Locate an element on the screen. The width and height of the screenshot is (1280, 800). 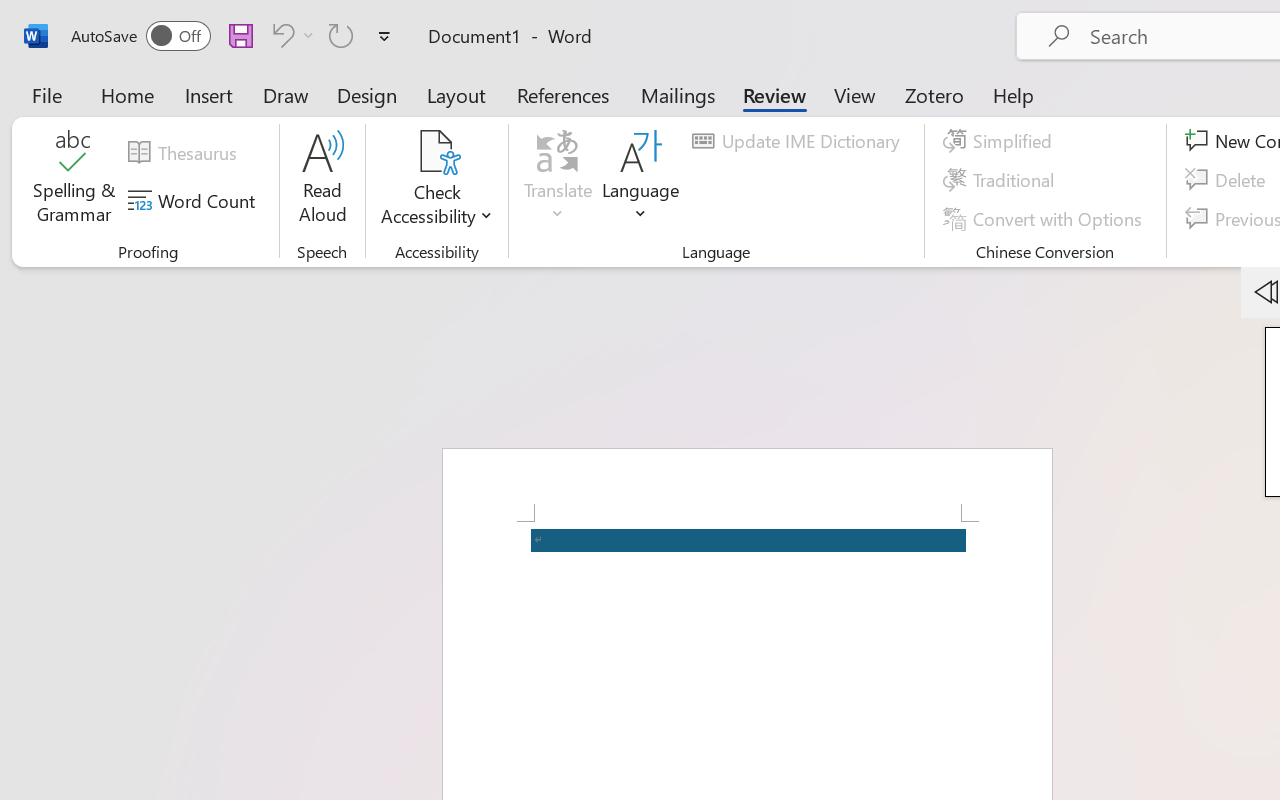
'Simplified' is located at coordinates (1000, 141).